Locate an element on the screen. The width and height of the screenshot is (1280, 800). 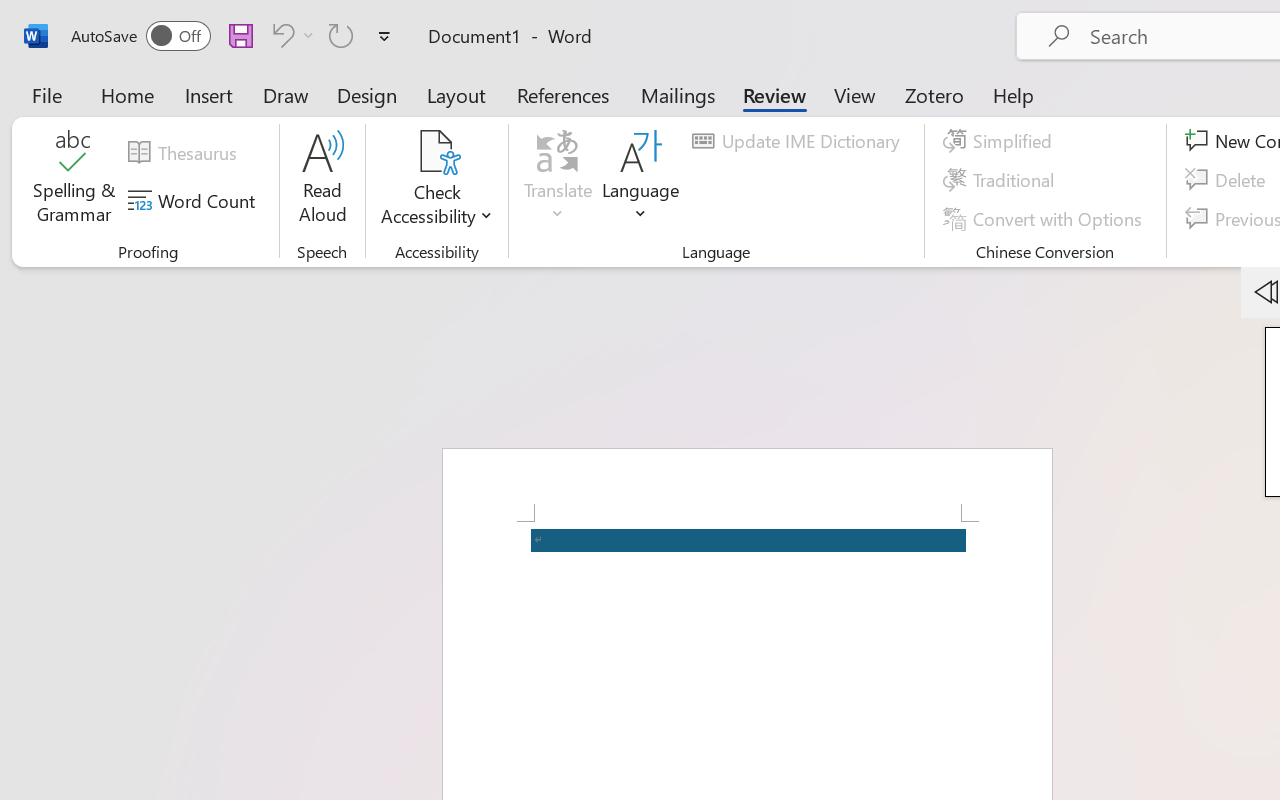
'Simplified' is located at coordinates (1000, 141).